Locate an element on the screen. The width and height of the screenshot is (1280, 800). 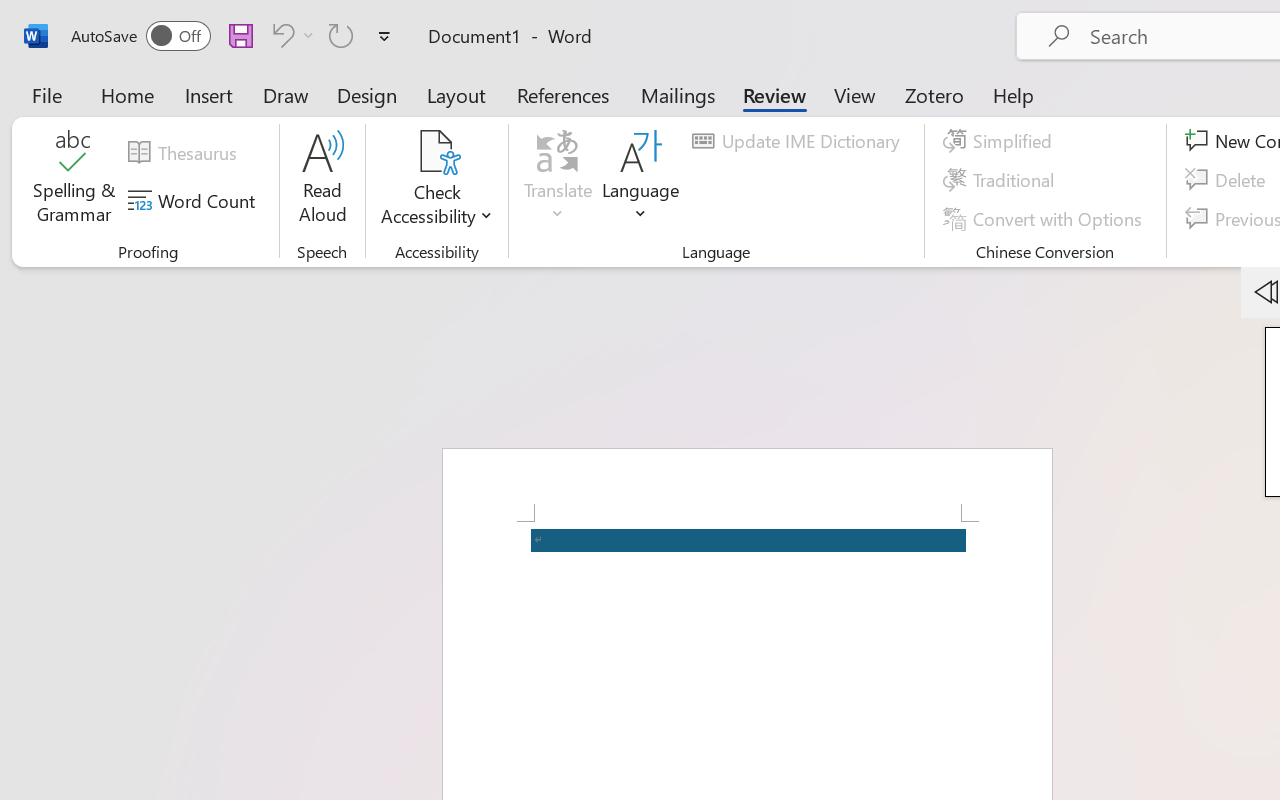
'Simplified' is located at coordinates (1000, 141).